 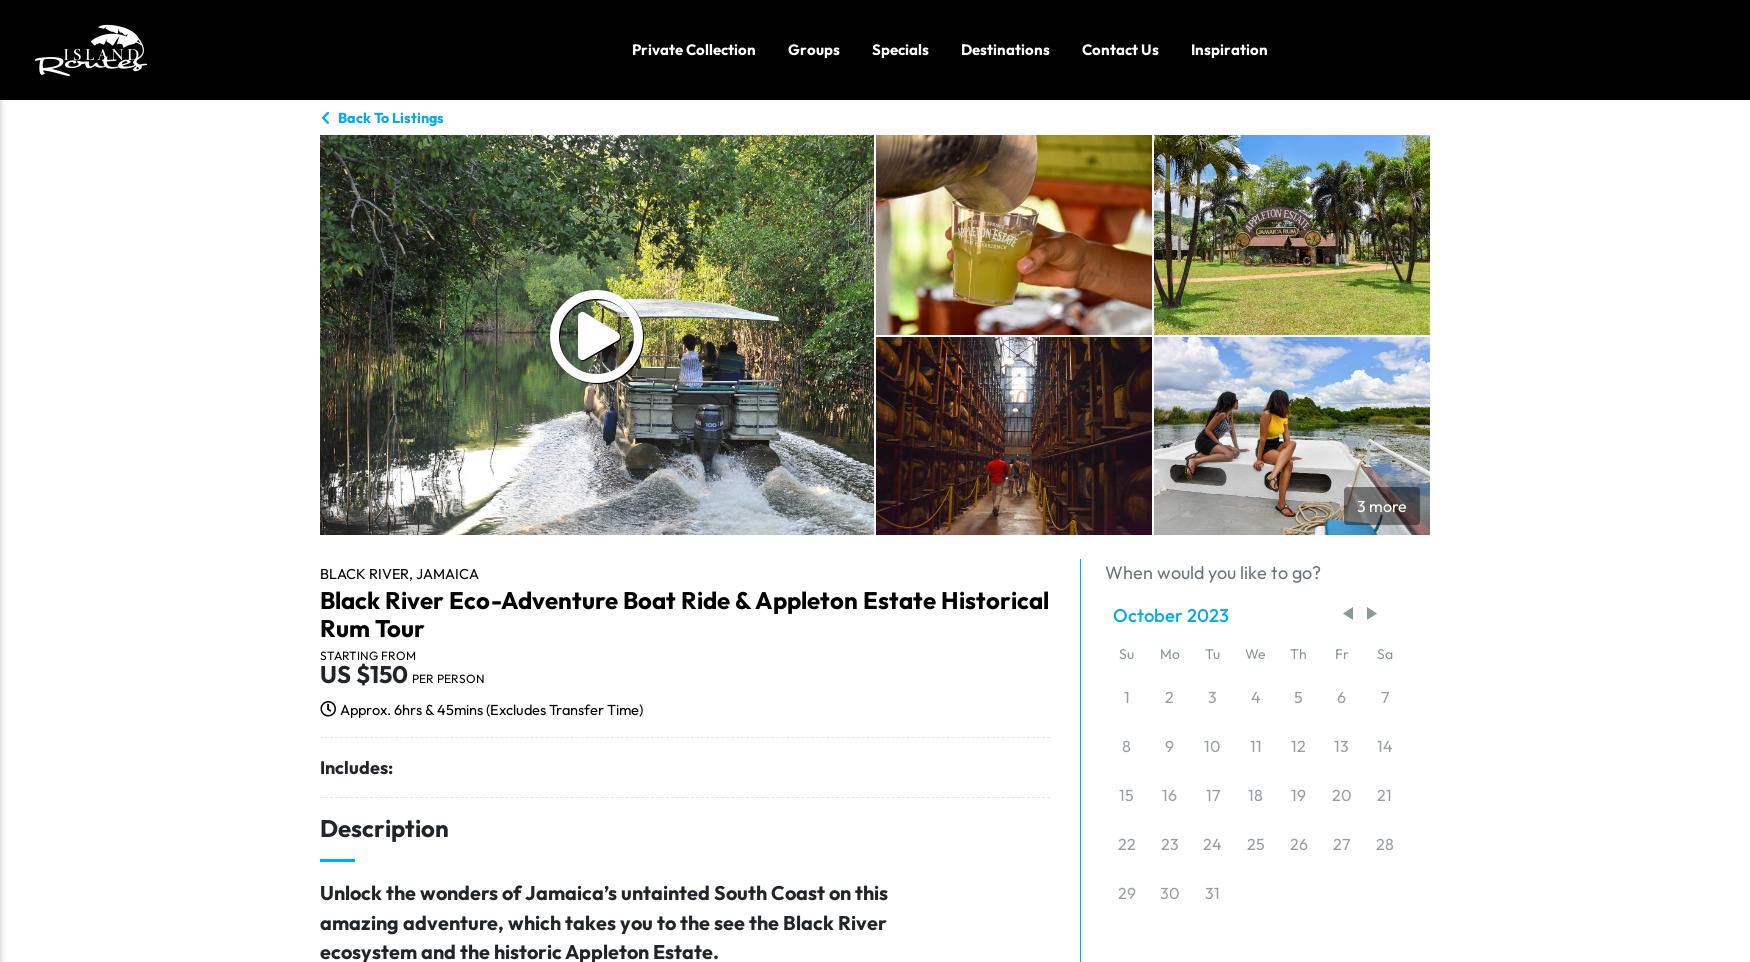 What do you see at coordinates (1168, 793) in the screenshot?
I see `'16'` at bounding box center [1168, 793].